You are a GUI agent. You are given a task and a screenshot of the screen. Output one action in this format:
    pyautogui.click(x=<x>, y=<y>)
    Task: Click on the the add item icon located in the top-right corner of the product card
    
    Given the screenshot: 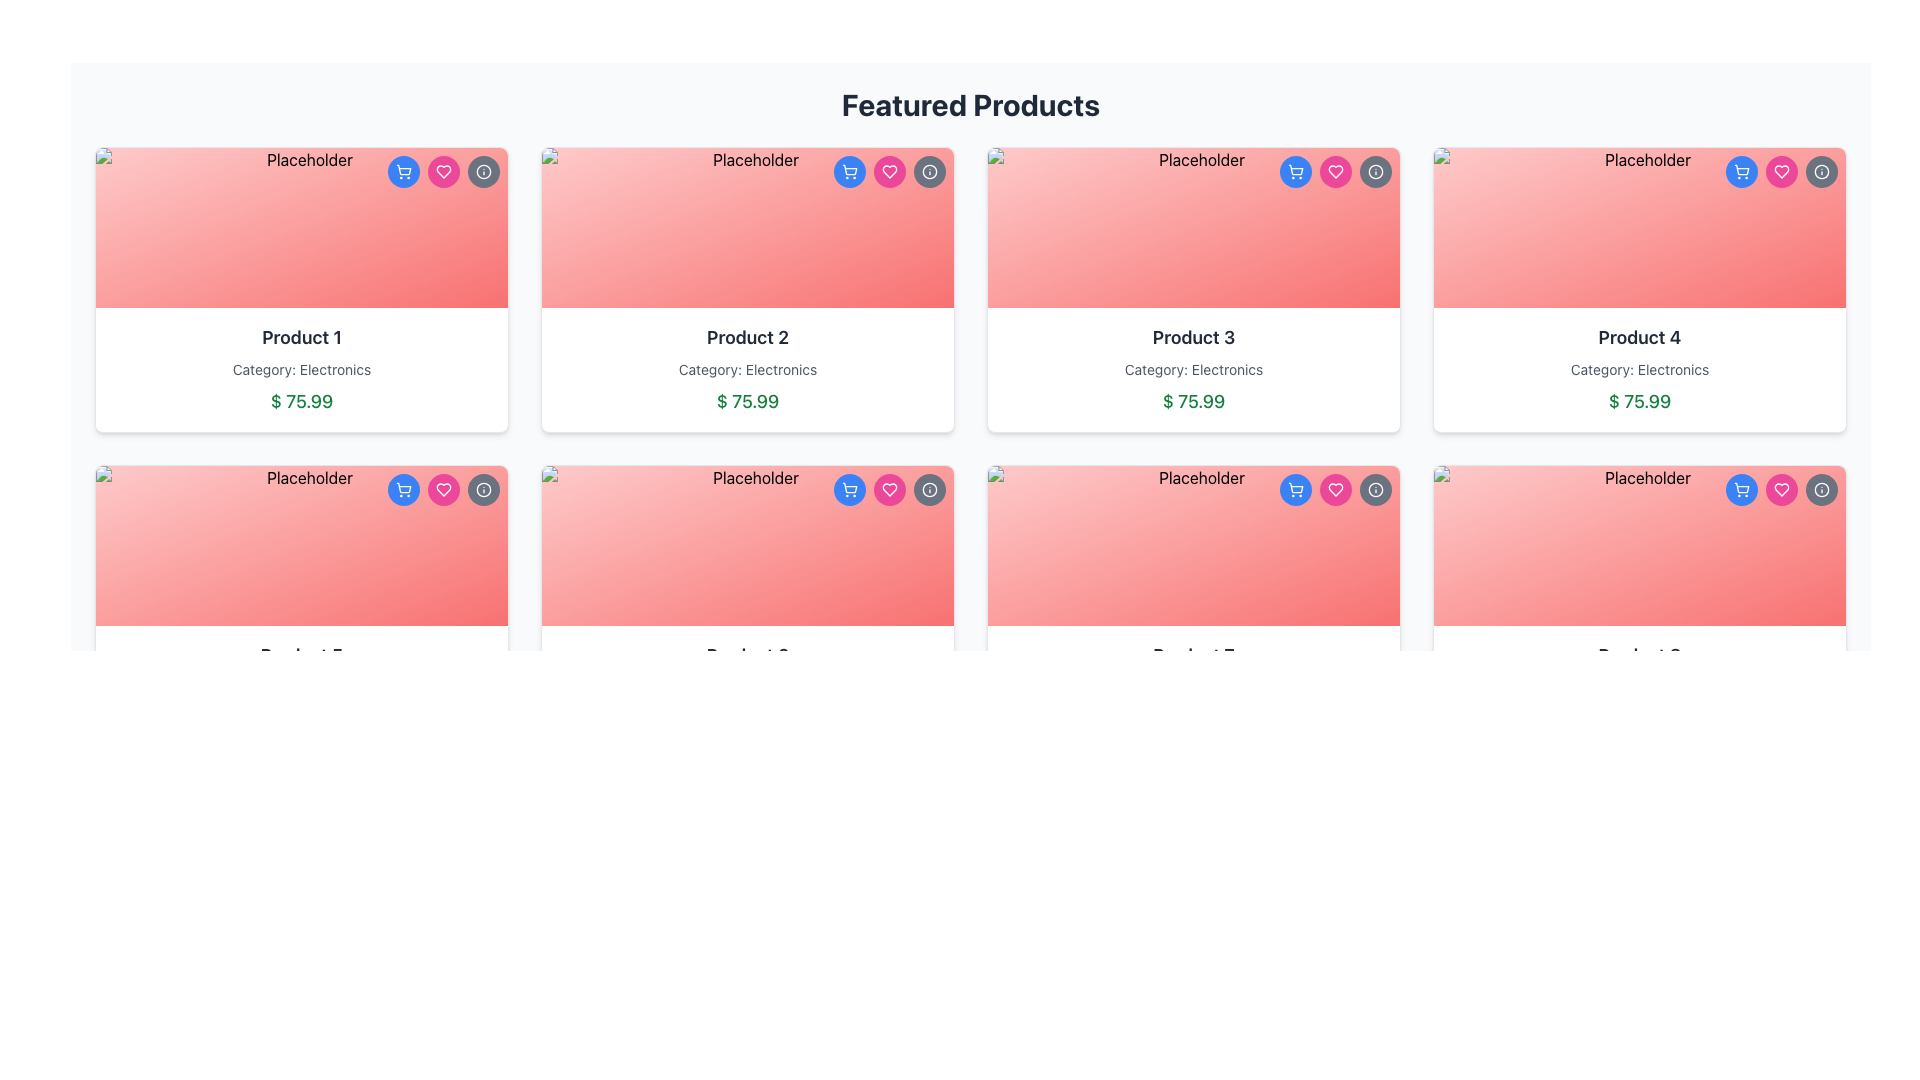 What is the action you would take?
    pyautogui.click(x=1296, y=489)
    